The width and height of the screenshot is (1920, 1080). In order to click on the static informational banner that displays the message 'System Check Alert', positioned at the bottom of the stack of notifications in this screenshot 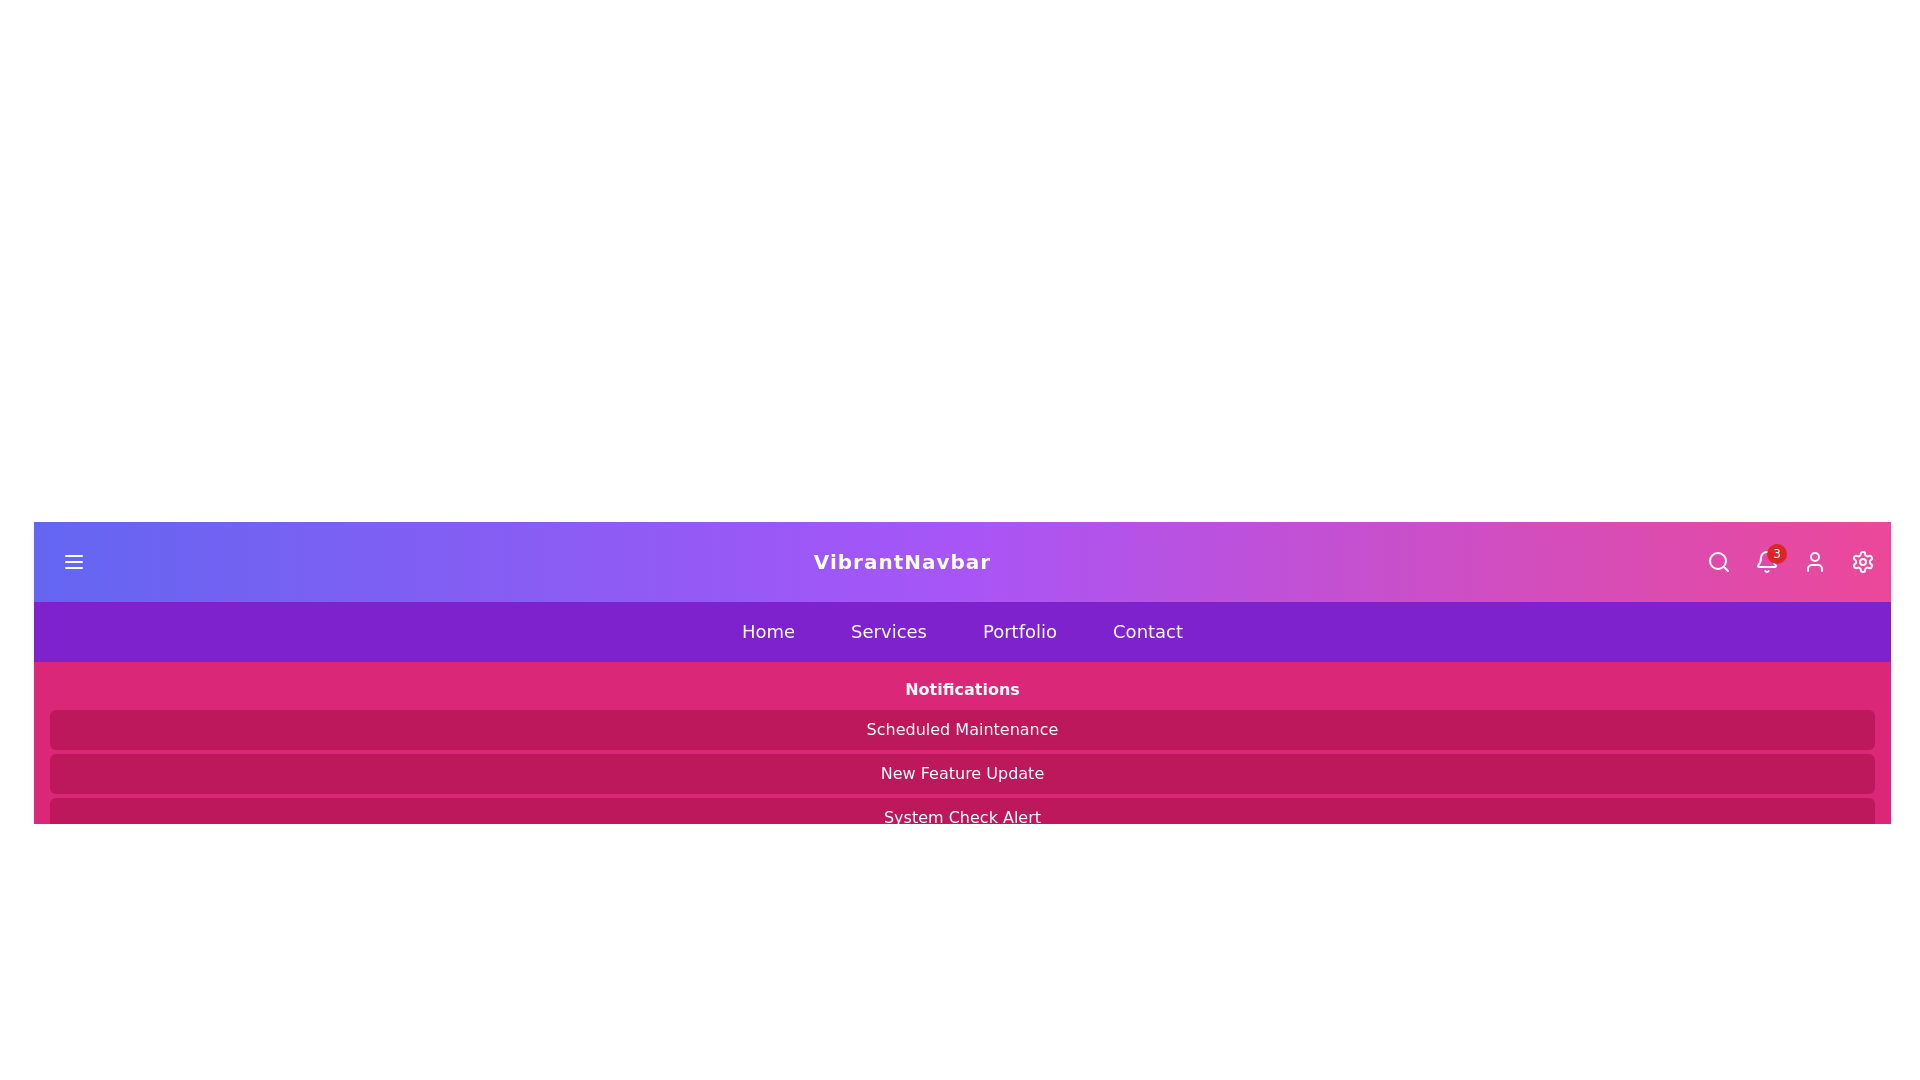, I will do `click(962, 817)`.